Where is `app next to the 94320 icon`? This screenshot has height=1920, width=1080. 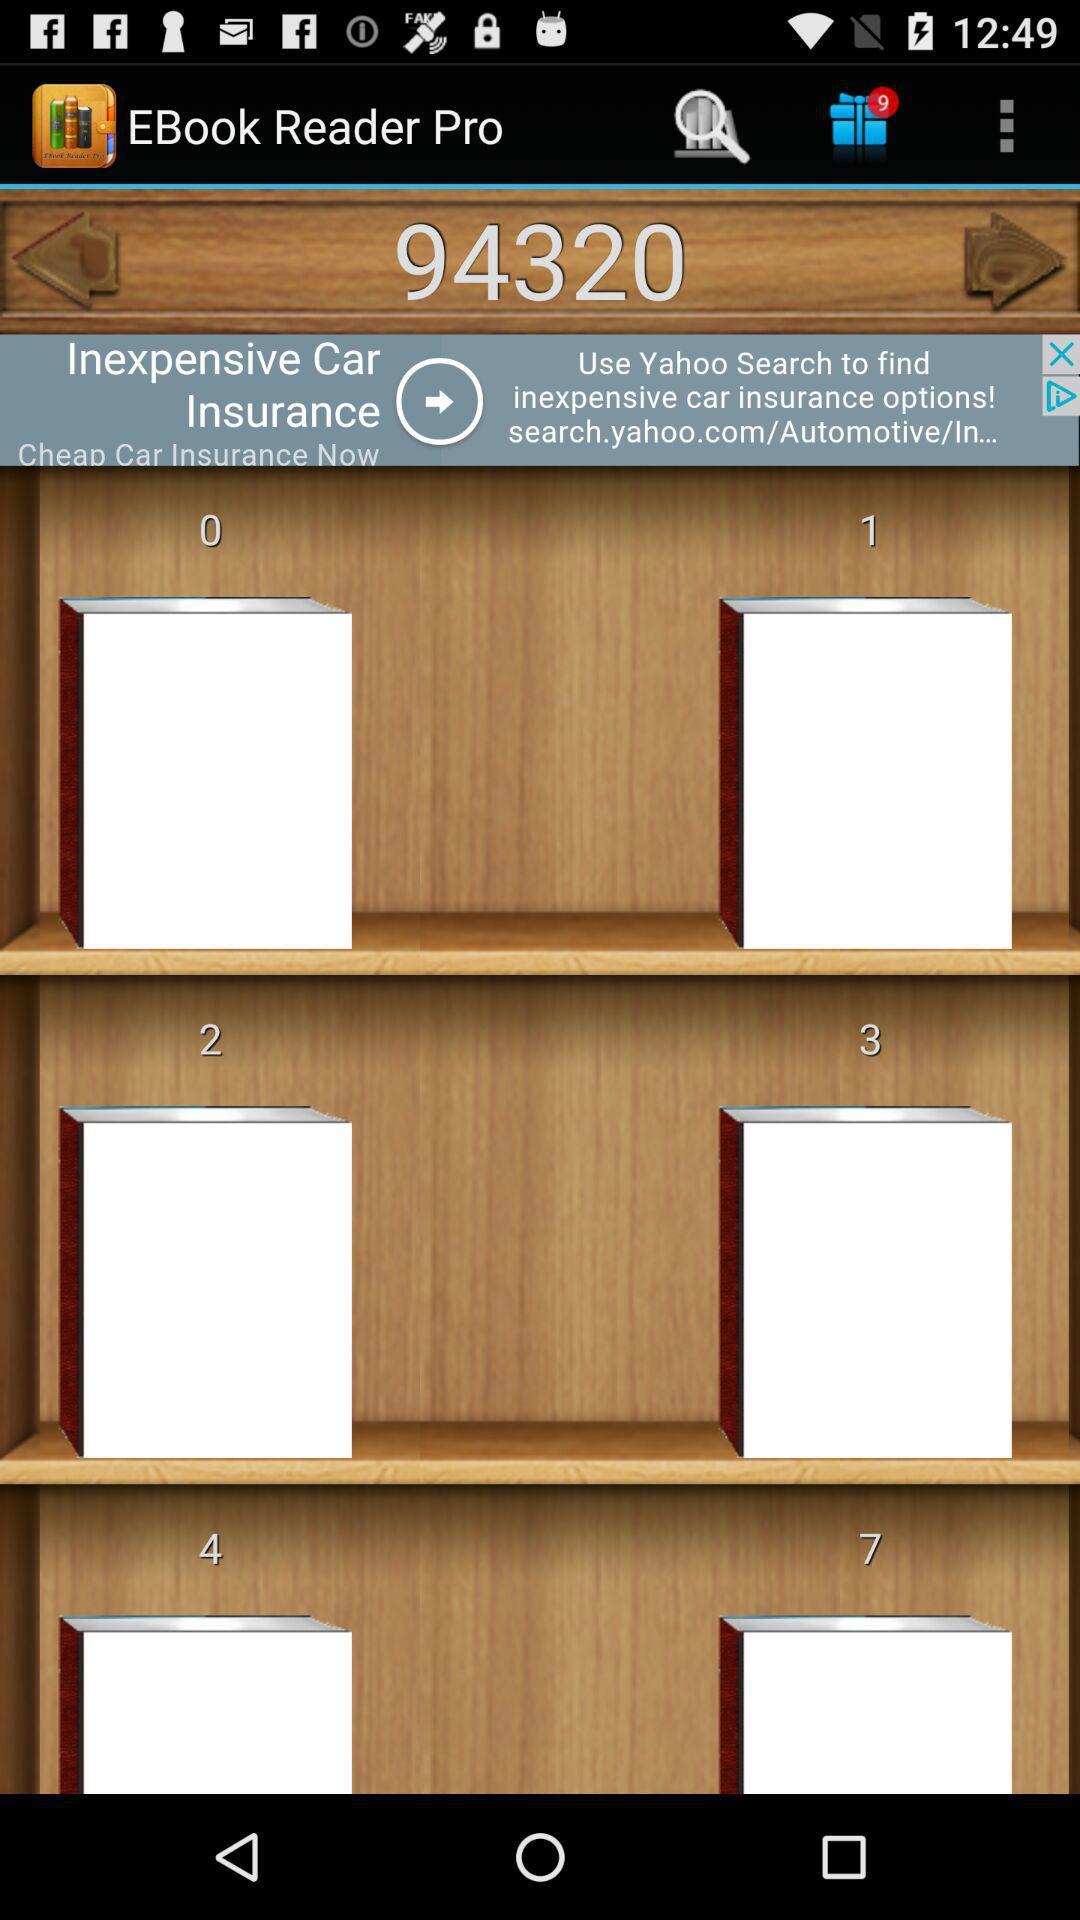 app next to the 94320 icon is located at coordinates (61, 260).